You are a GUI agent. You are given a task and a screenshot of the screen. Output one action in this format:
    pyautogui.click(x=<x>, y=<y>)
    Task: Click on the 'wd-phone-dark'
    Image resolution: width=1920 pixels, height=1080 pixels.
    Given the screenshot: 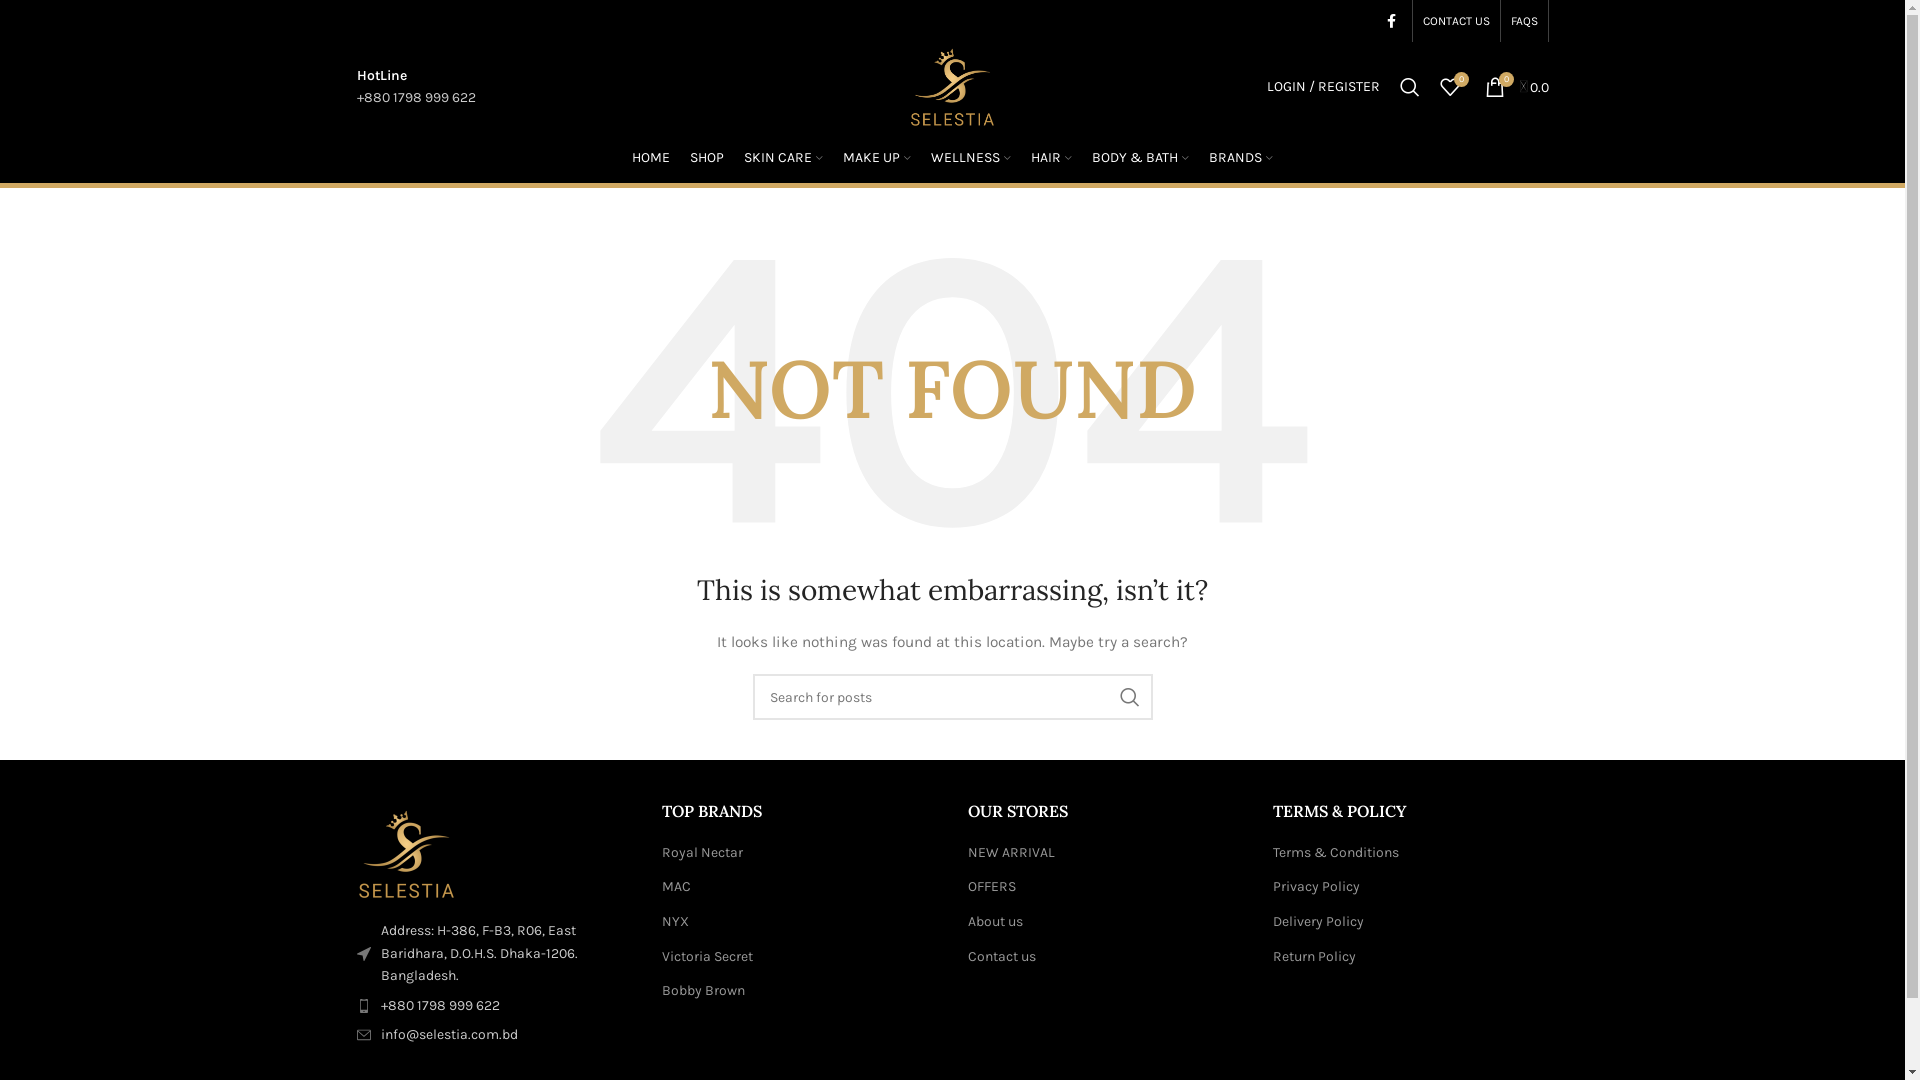 What is the action you would take?
    pyautogui.click(x=363, y=1006)
    